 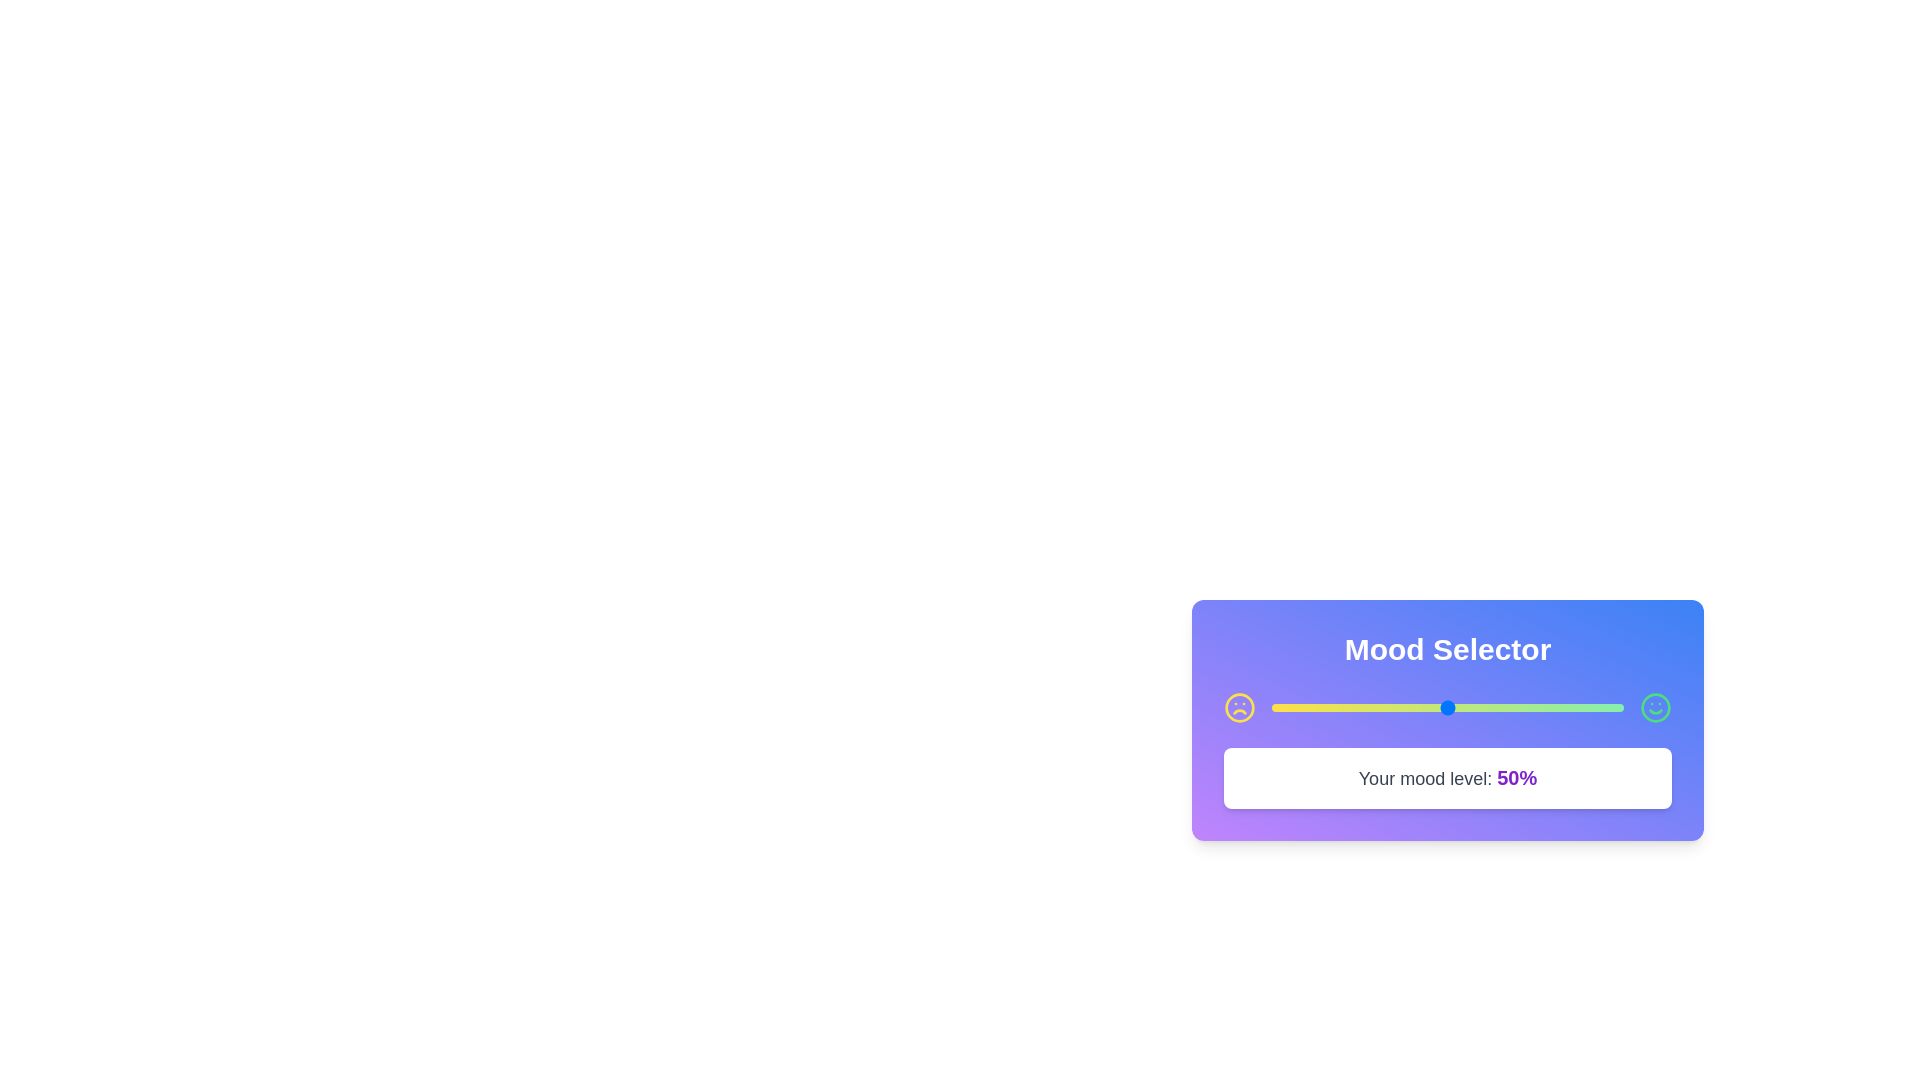 I want to click on the mood slider to set the mood value to 59, so click(x=1479, y=707).